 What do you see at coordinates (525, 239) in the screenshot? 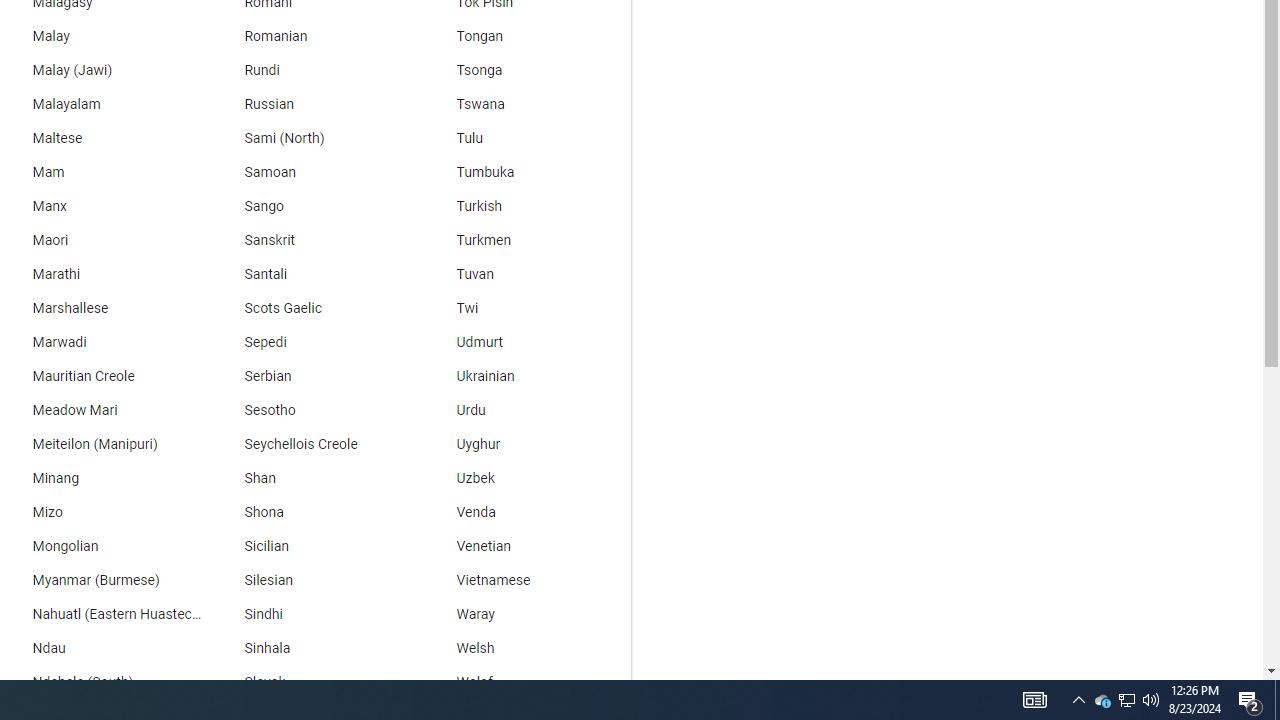
I see `'Turkmen'` at bounding box center [525, 239].